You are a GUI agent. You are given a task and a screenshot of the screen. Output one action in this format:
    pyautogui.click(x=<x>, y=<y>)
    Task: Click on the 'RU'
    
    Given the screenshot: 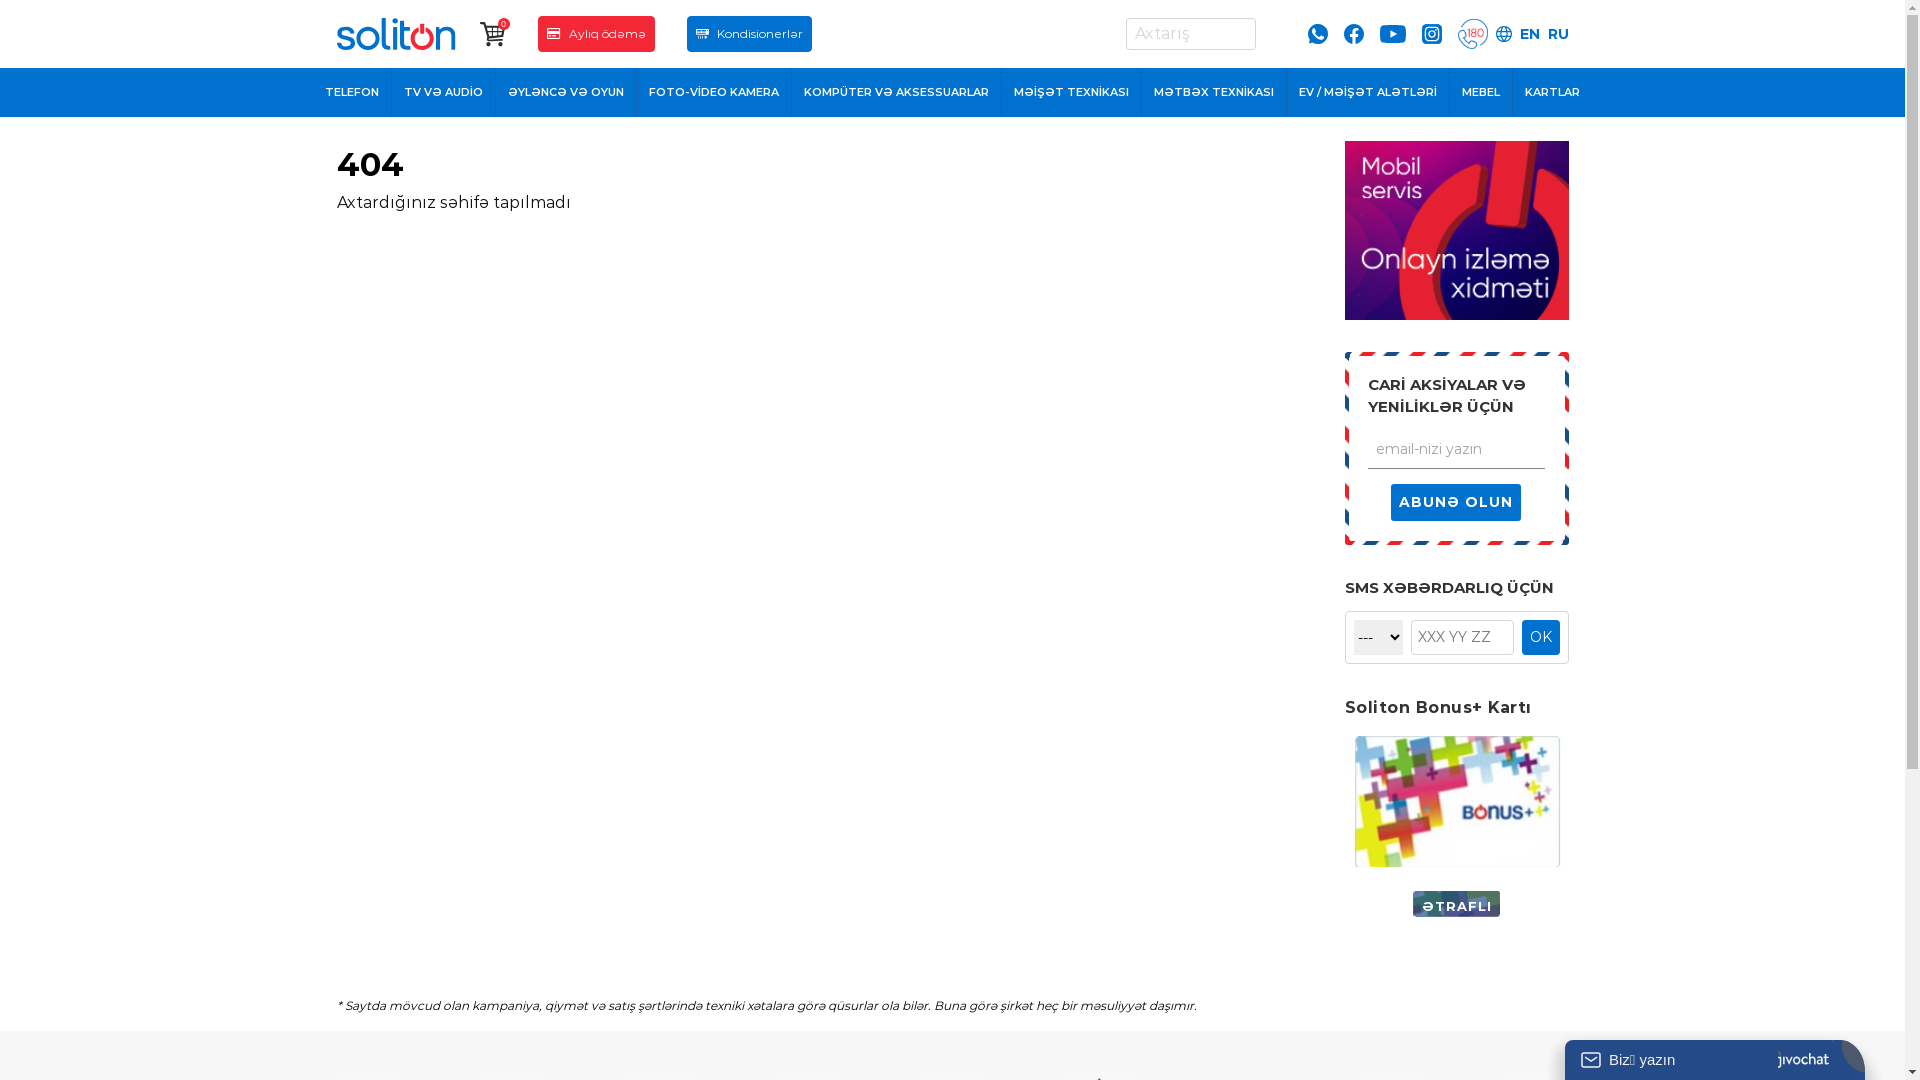 What is the action you would take?
    pyautogui.click(x=1557, y=34)
    